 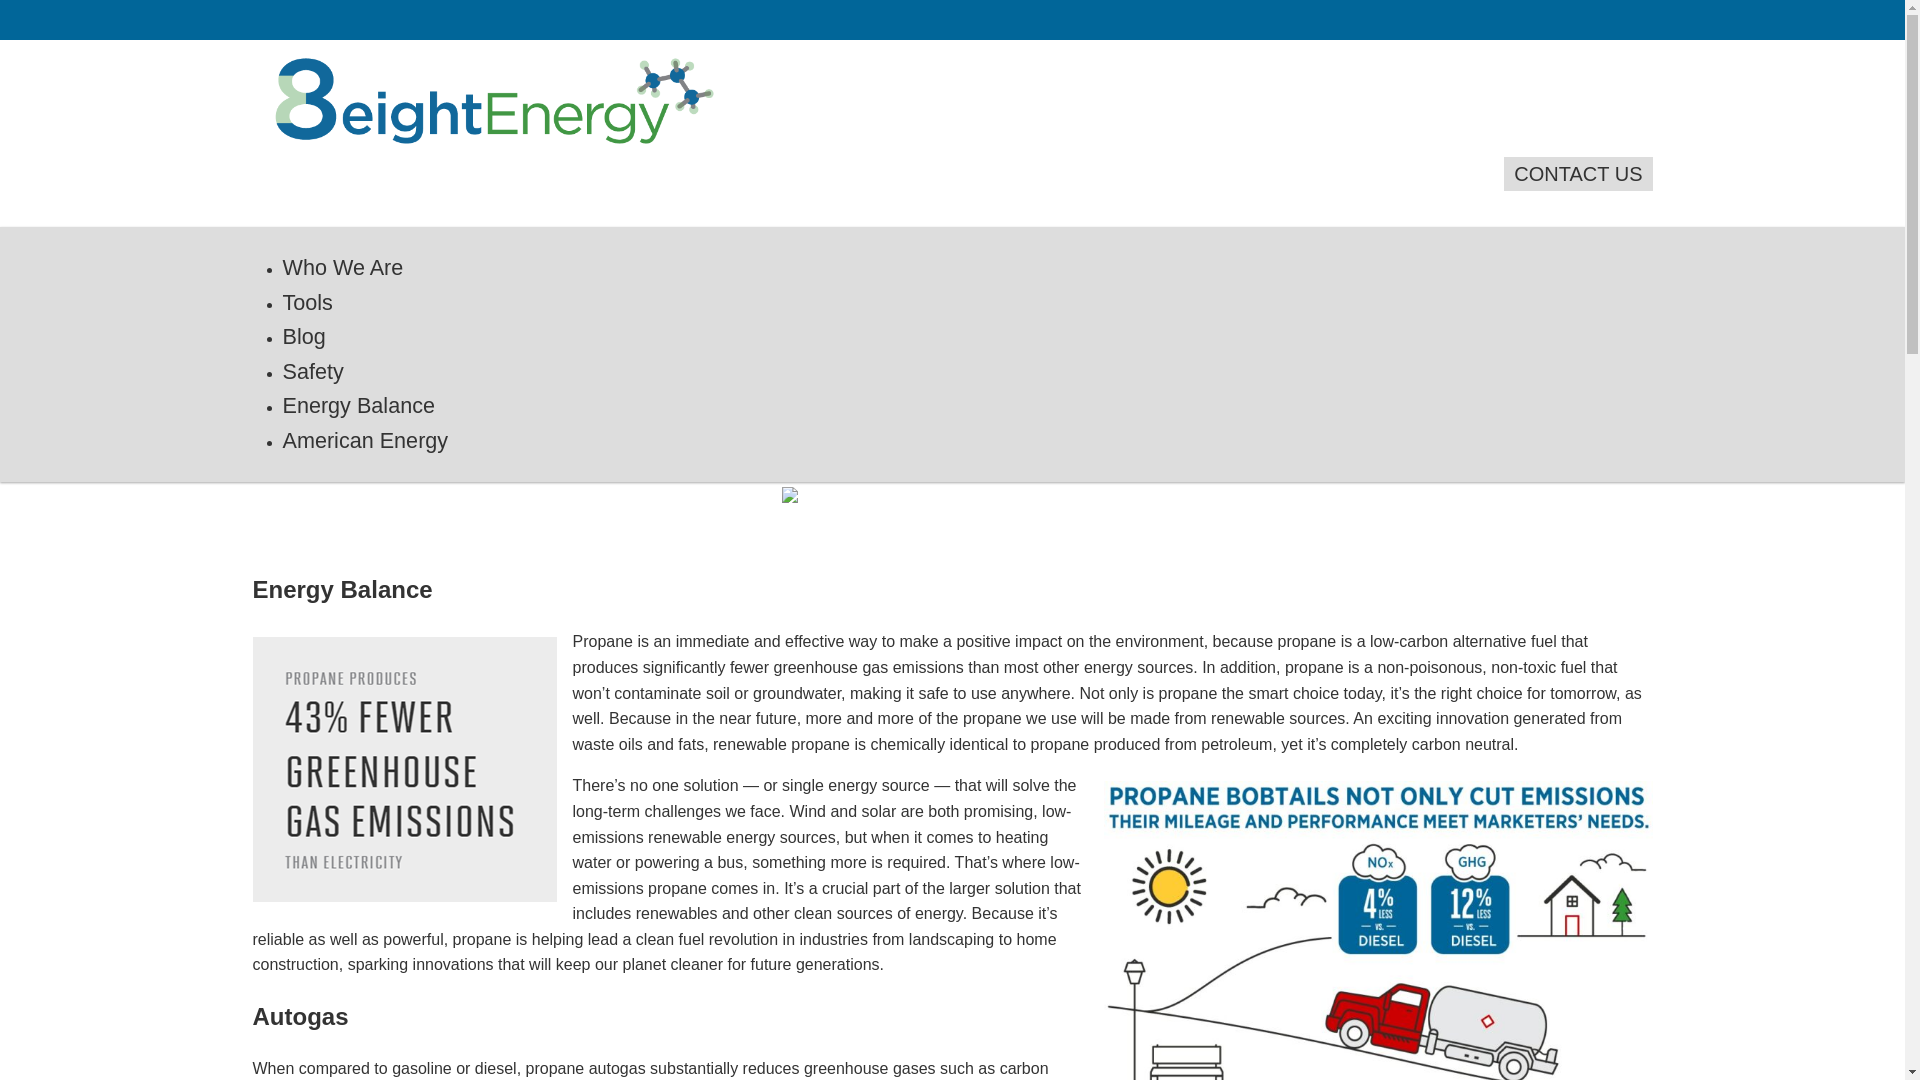 I want to click on 'American Energy', so click(x=364, y=439).